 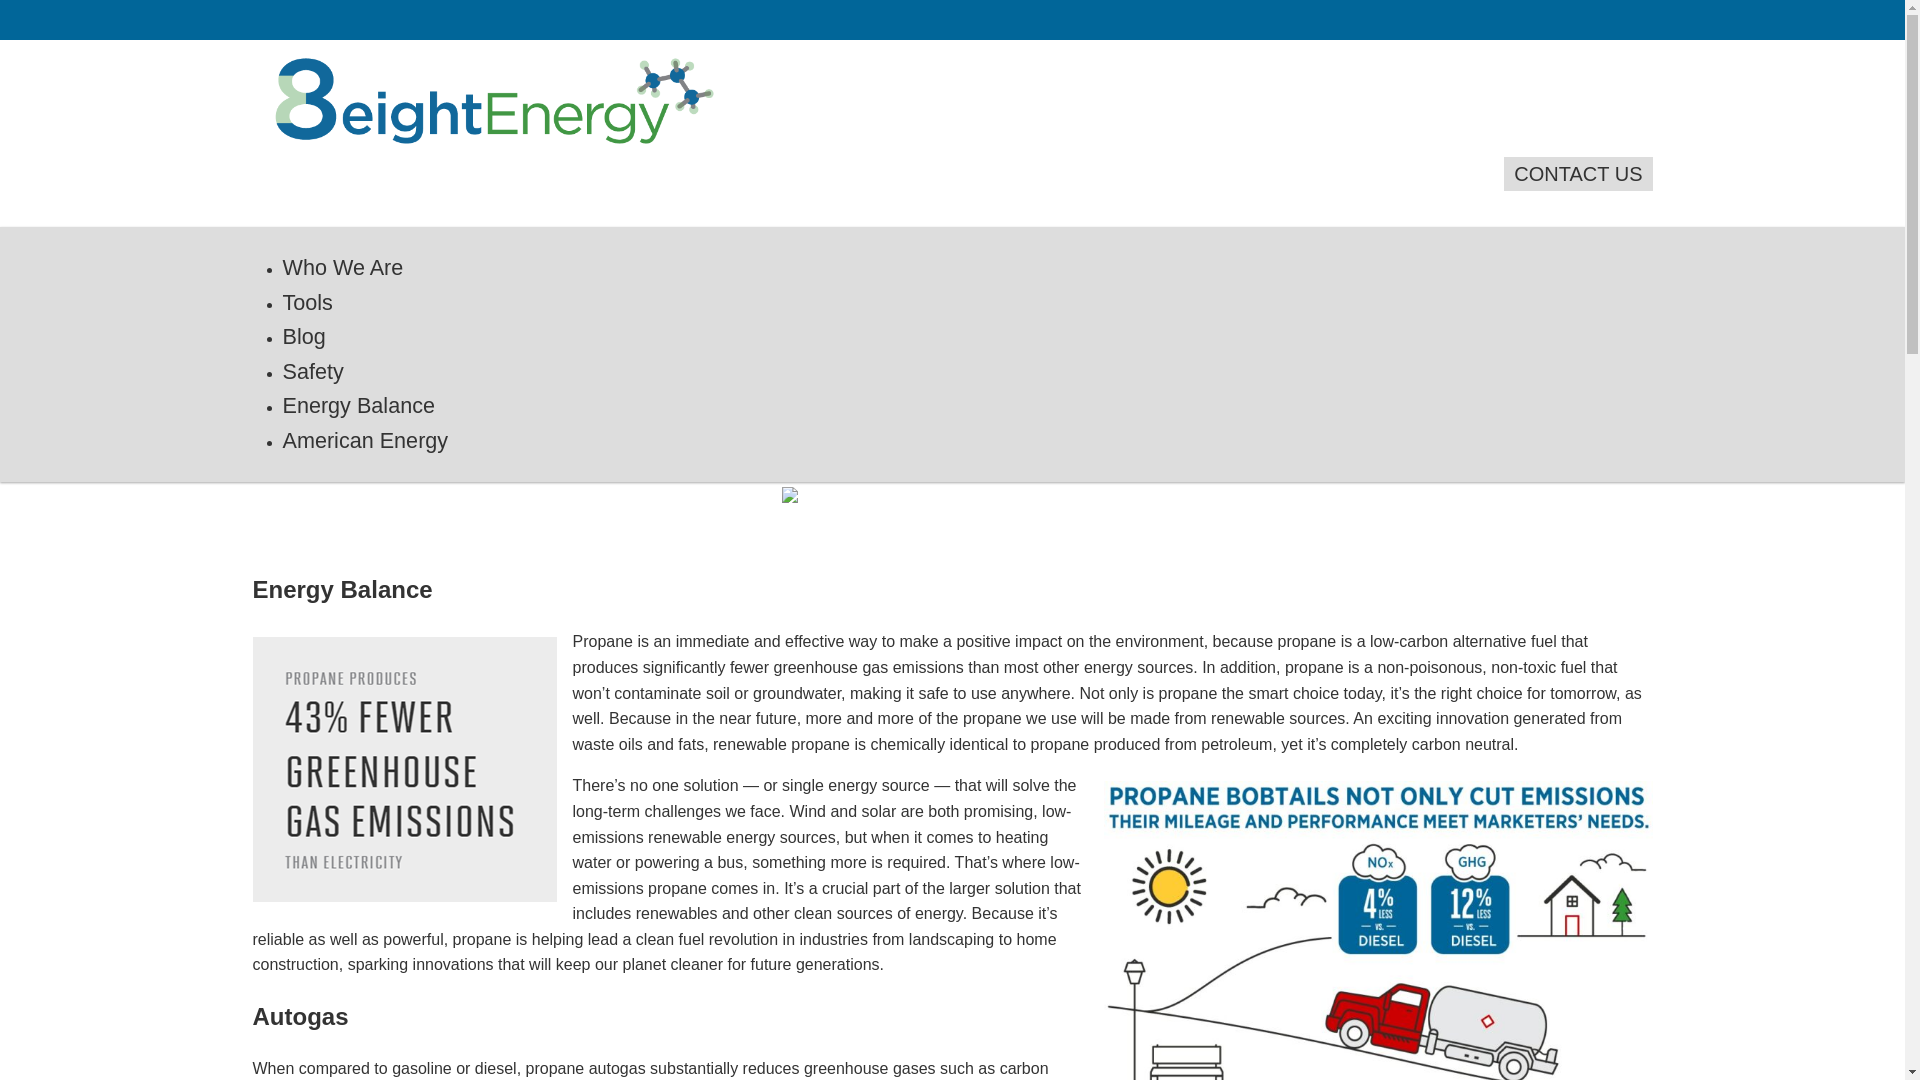 I want to click on 'American Energy', so click(x=364, y=439).